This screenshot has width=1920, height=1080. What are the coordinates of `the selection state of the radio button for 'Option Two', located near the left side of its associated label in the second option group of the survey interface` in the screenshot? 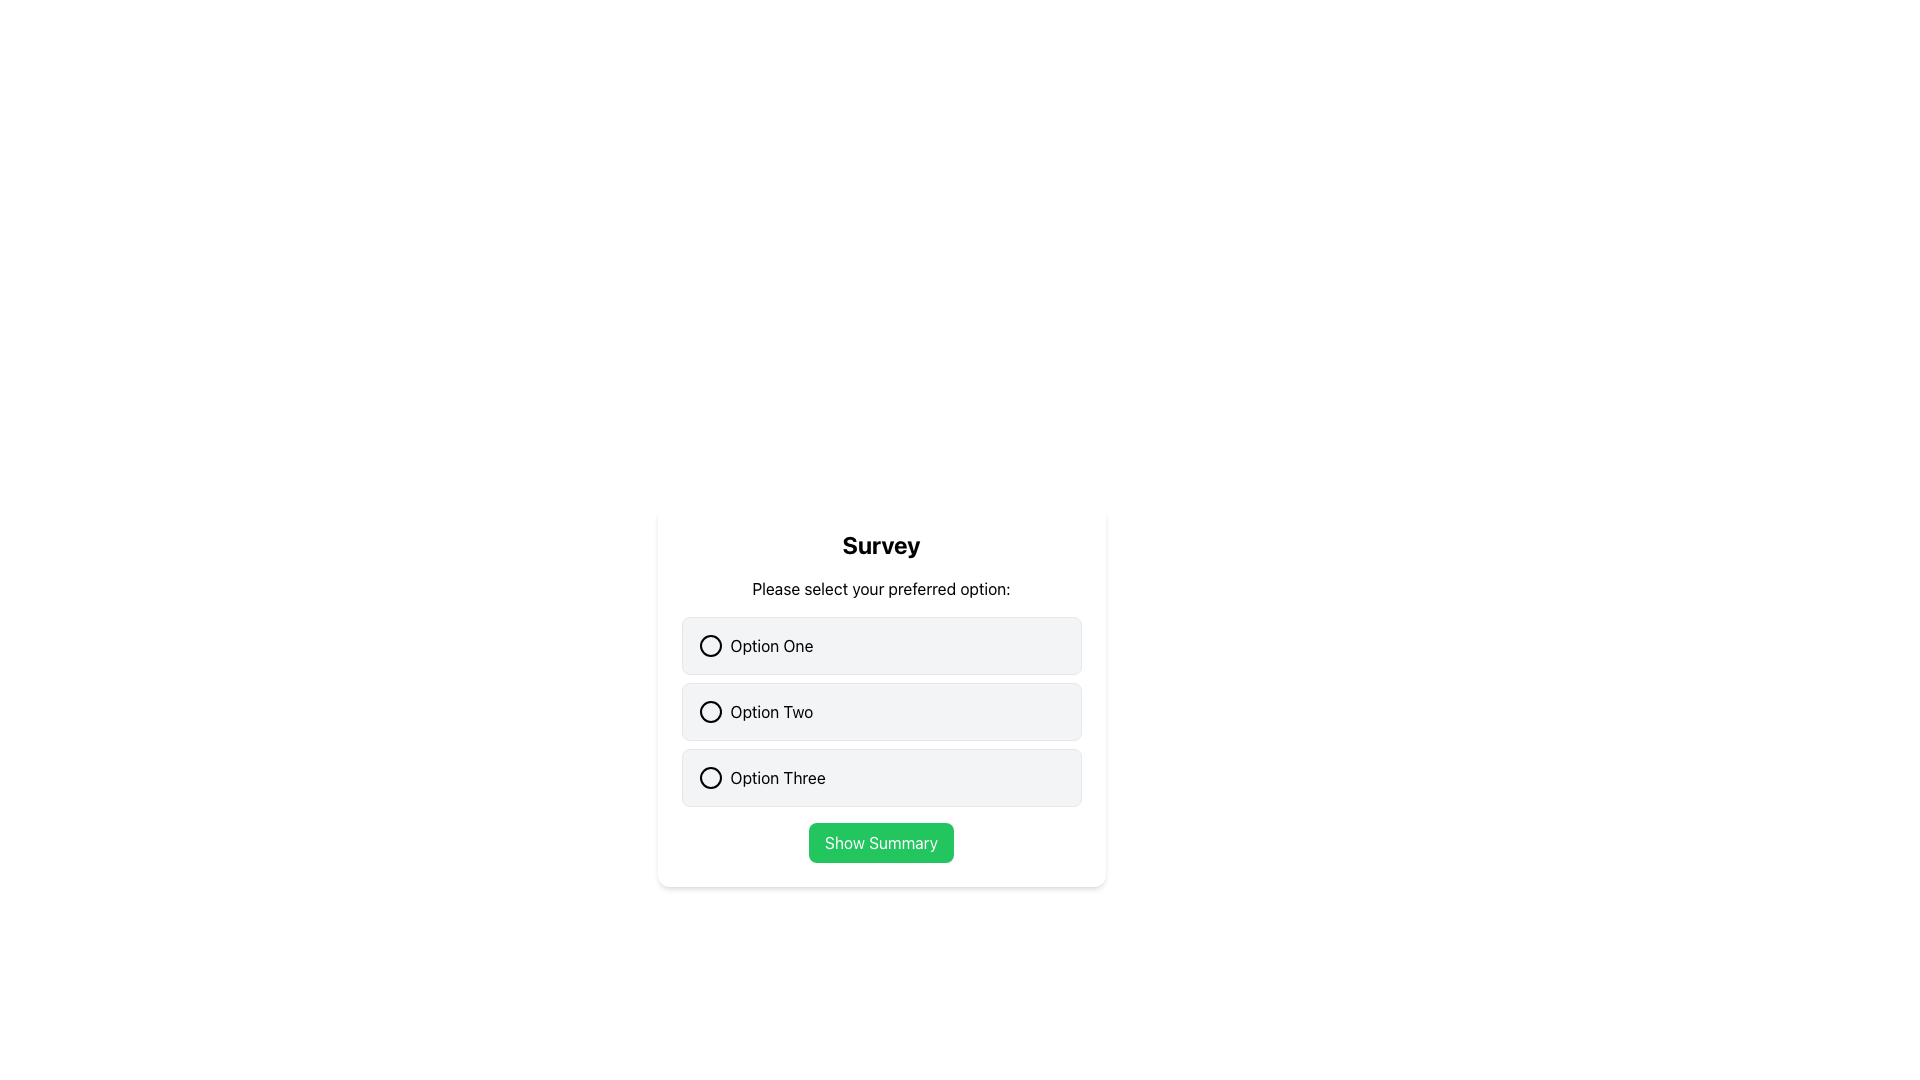 It's located at (710, 711).